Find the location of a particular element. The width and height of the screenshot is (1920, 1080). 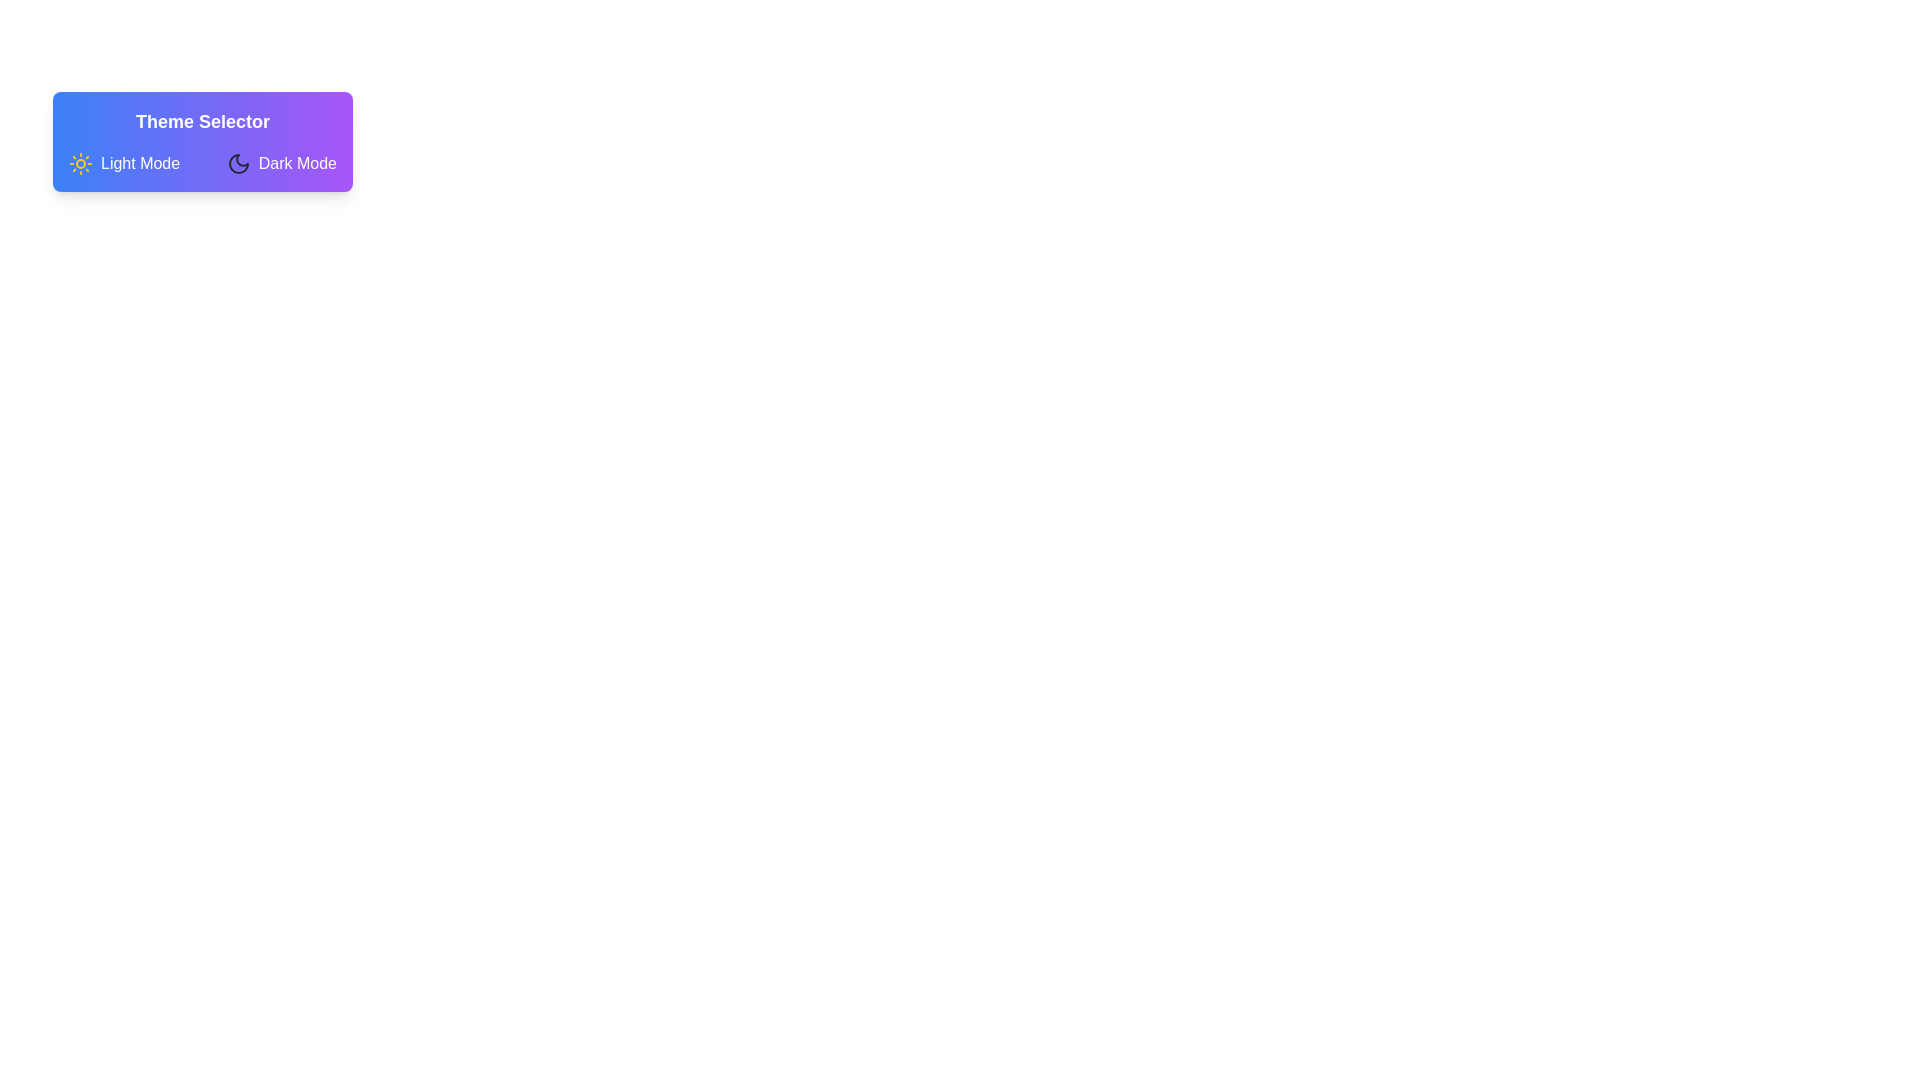

'Light Mode' label with the sun icon to understand its meaning is located at coordinates (123, 163).